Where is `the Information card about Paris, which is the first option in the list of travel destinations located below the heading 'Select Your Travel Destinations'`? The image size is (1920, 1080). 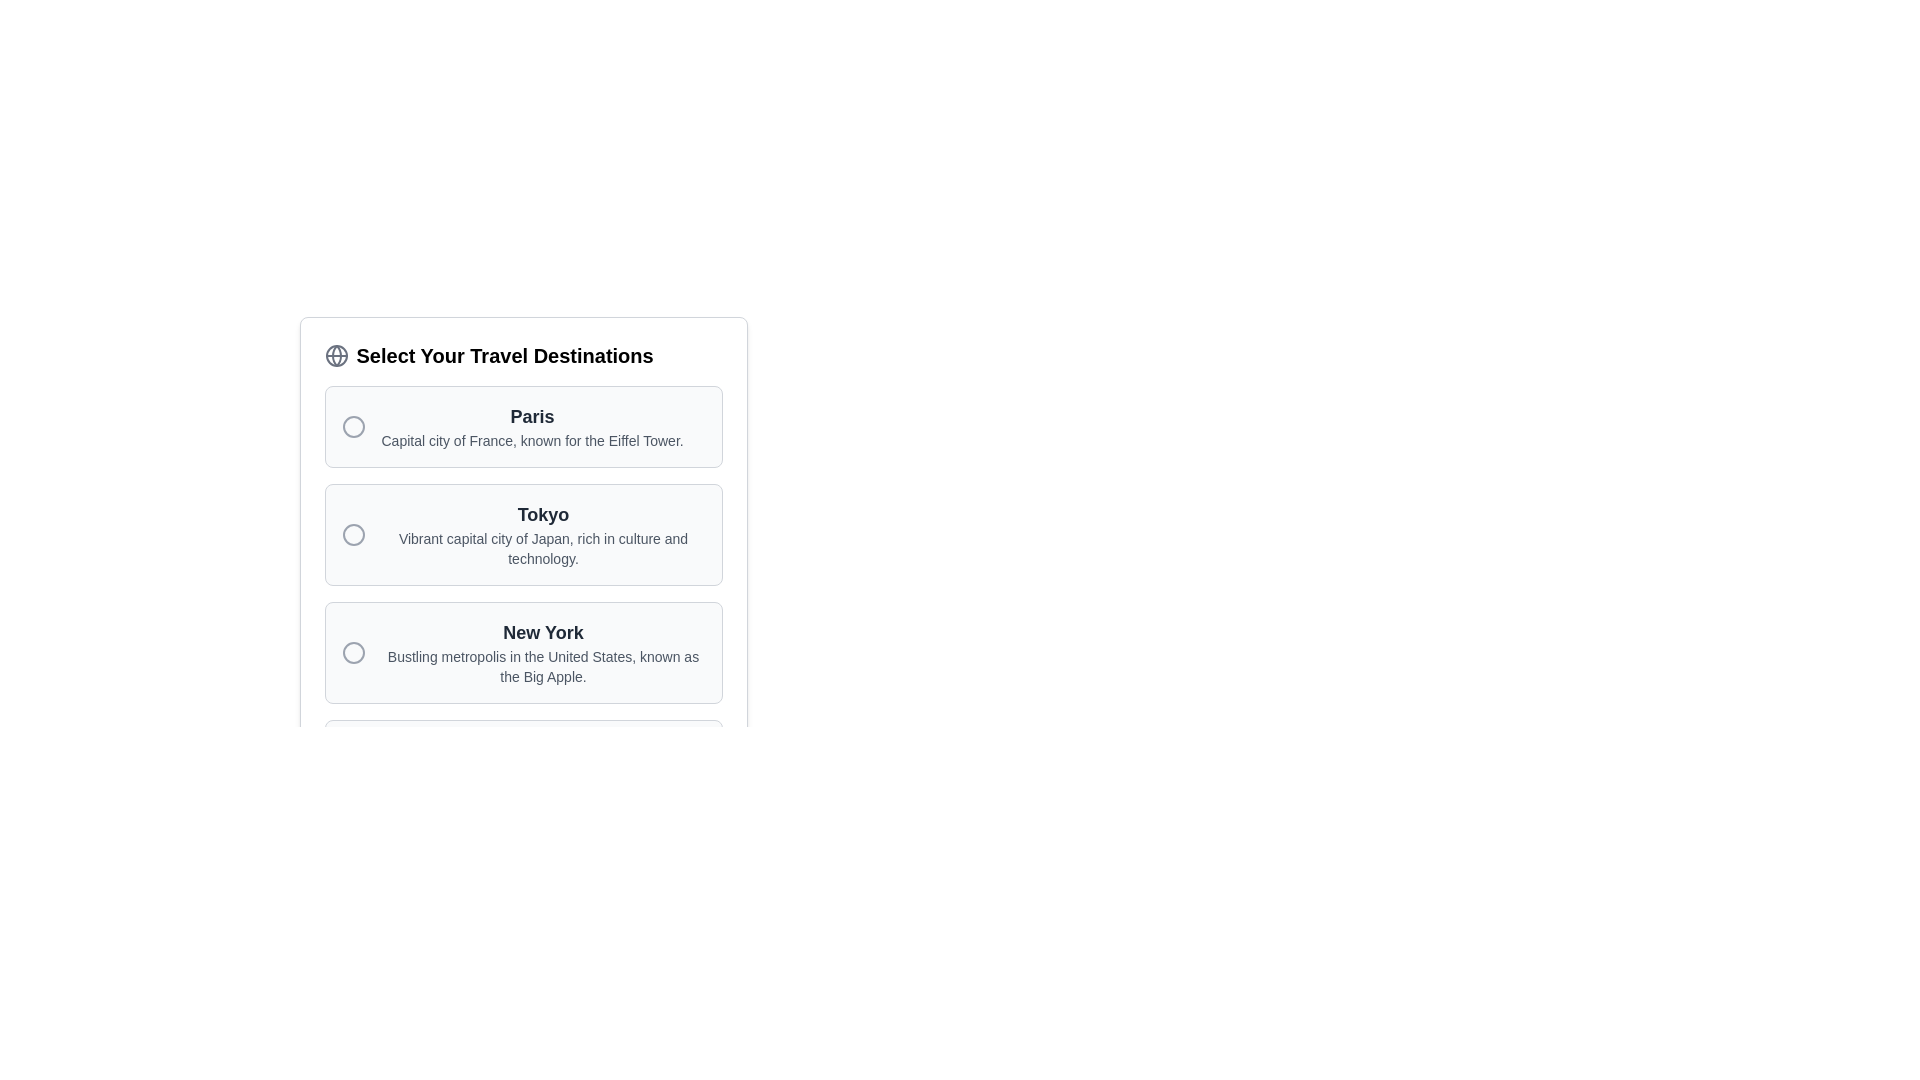 the Information card about Paris, which is the first option in the list of travel destinations located below the heading 'Select Your Travel Destinations' is located at coordinates (532, 426).